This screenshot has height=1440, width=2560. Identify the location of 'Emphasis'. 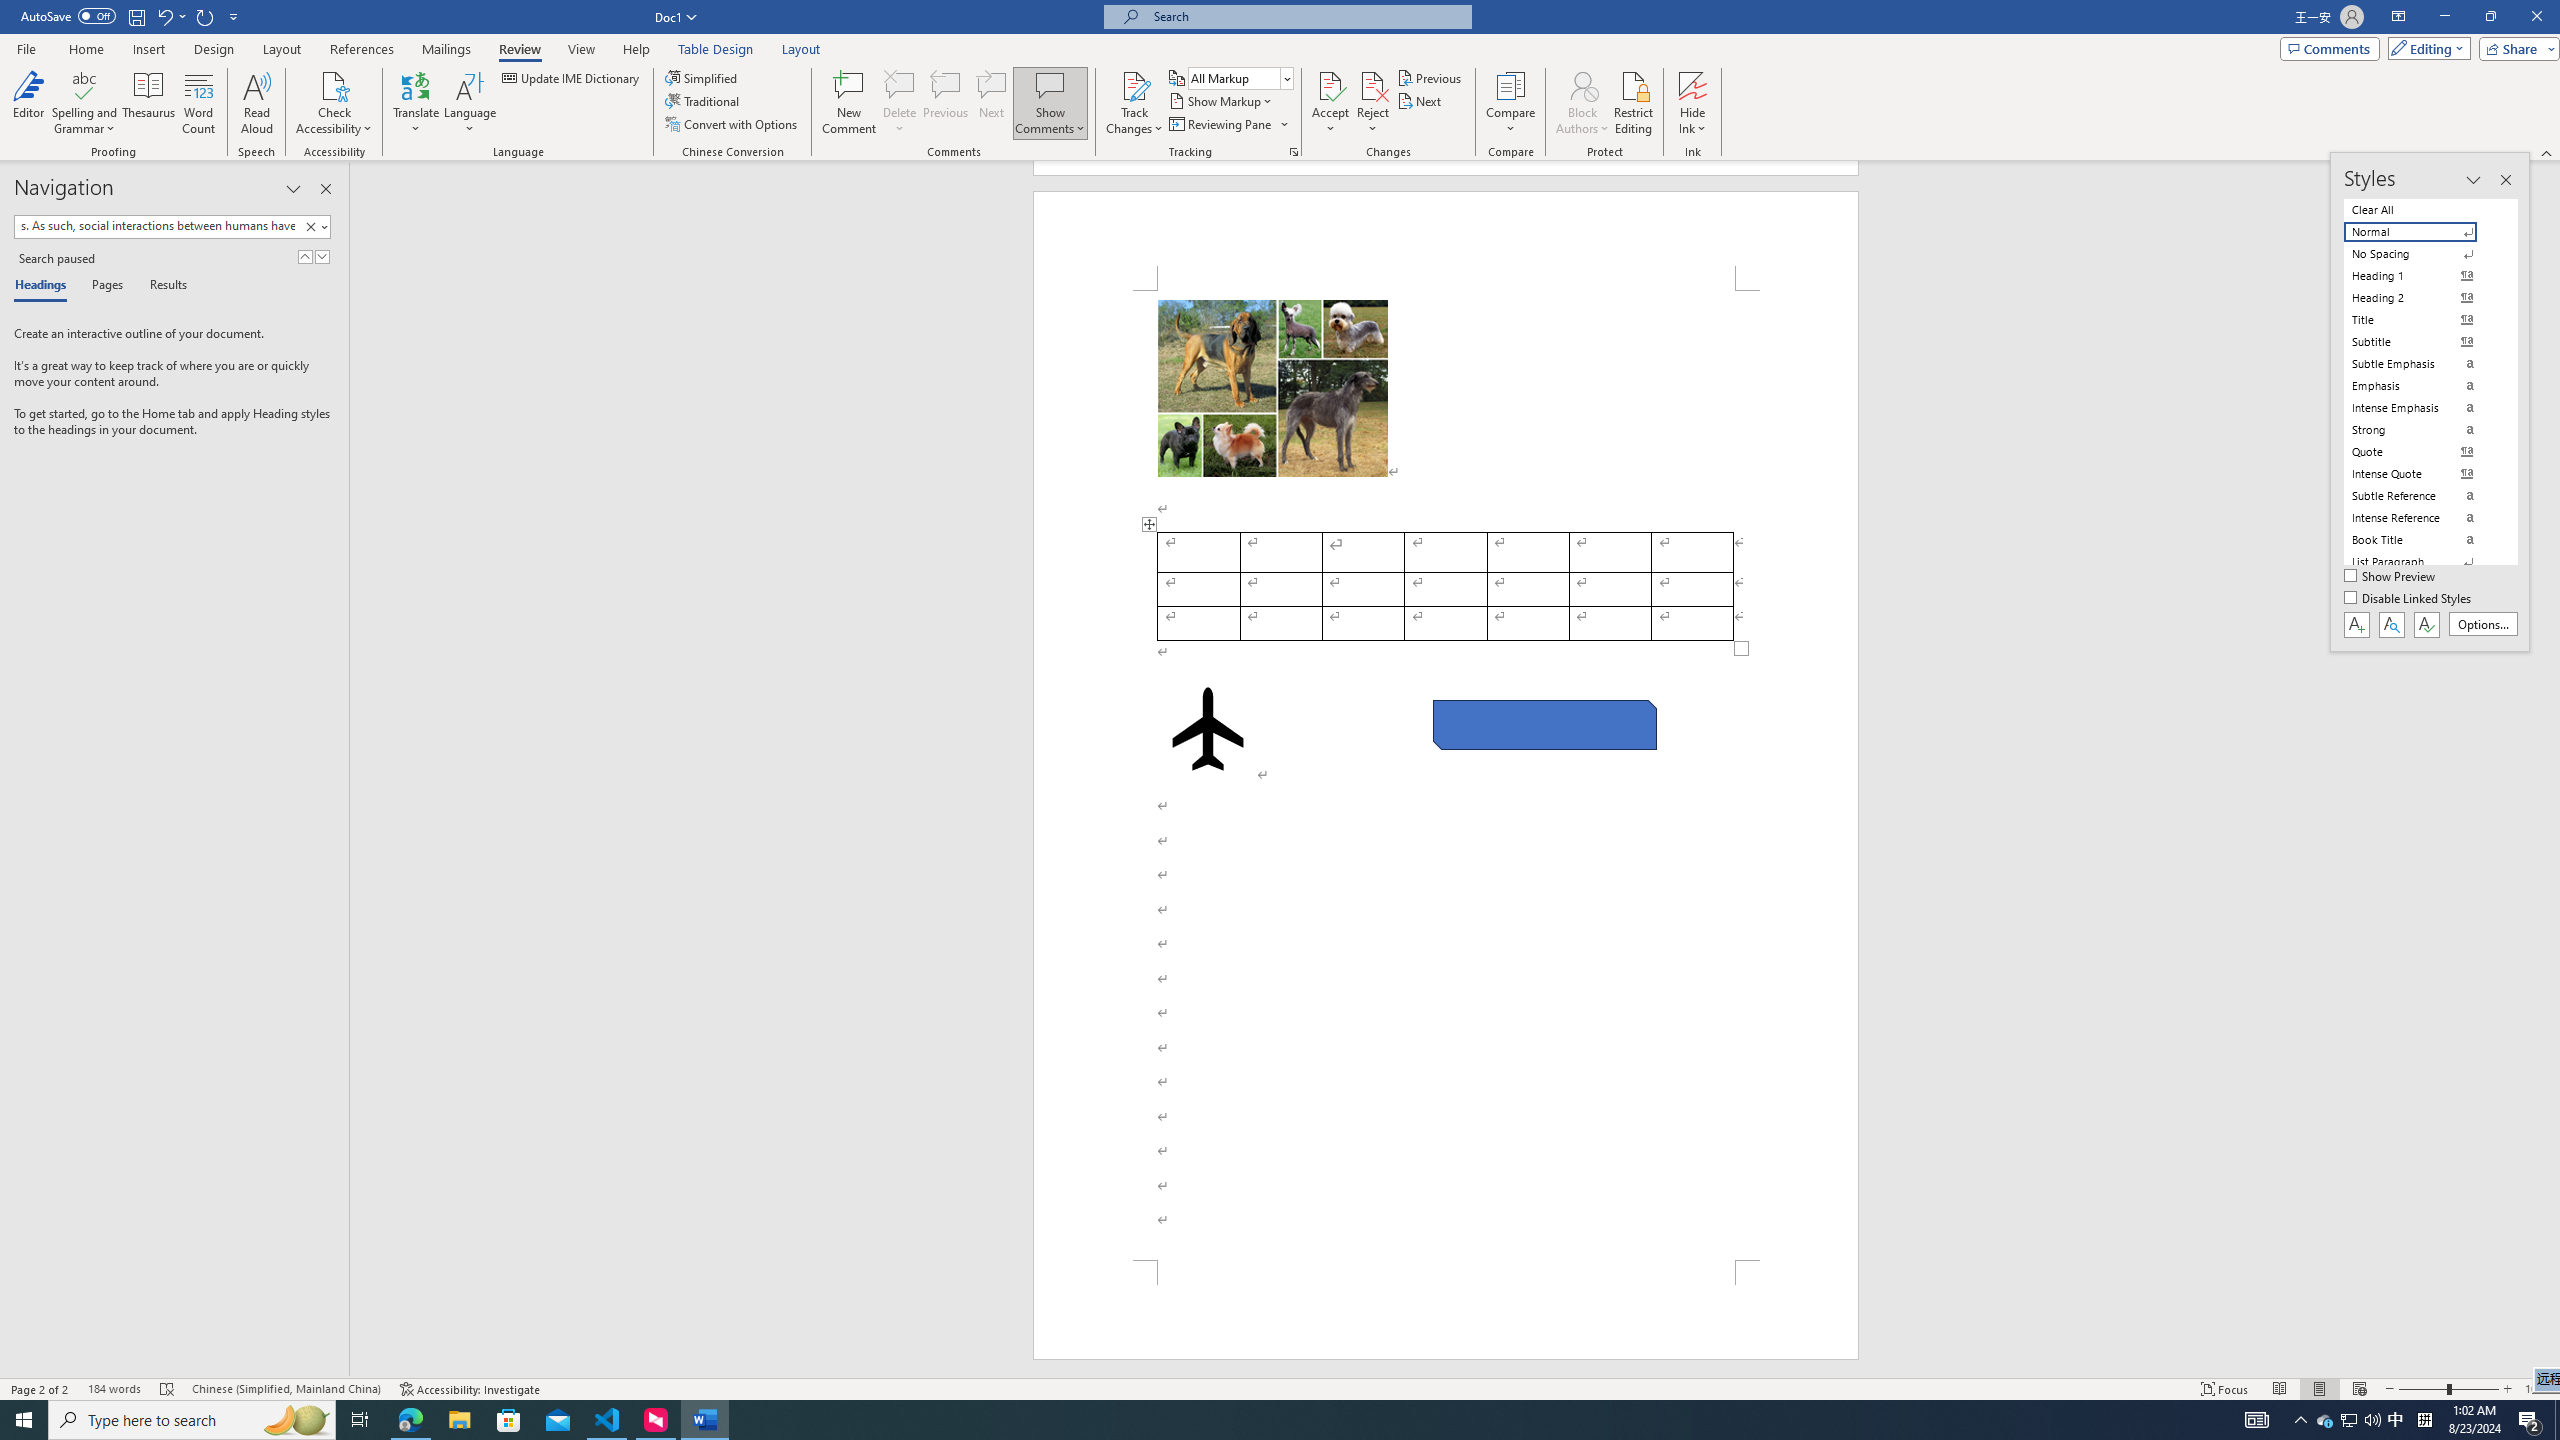
(2422, 384).